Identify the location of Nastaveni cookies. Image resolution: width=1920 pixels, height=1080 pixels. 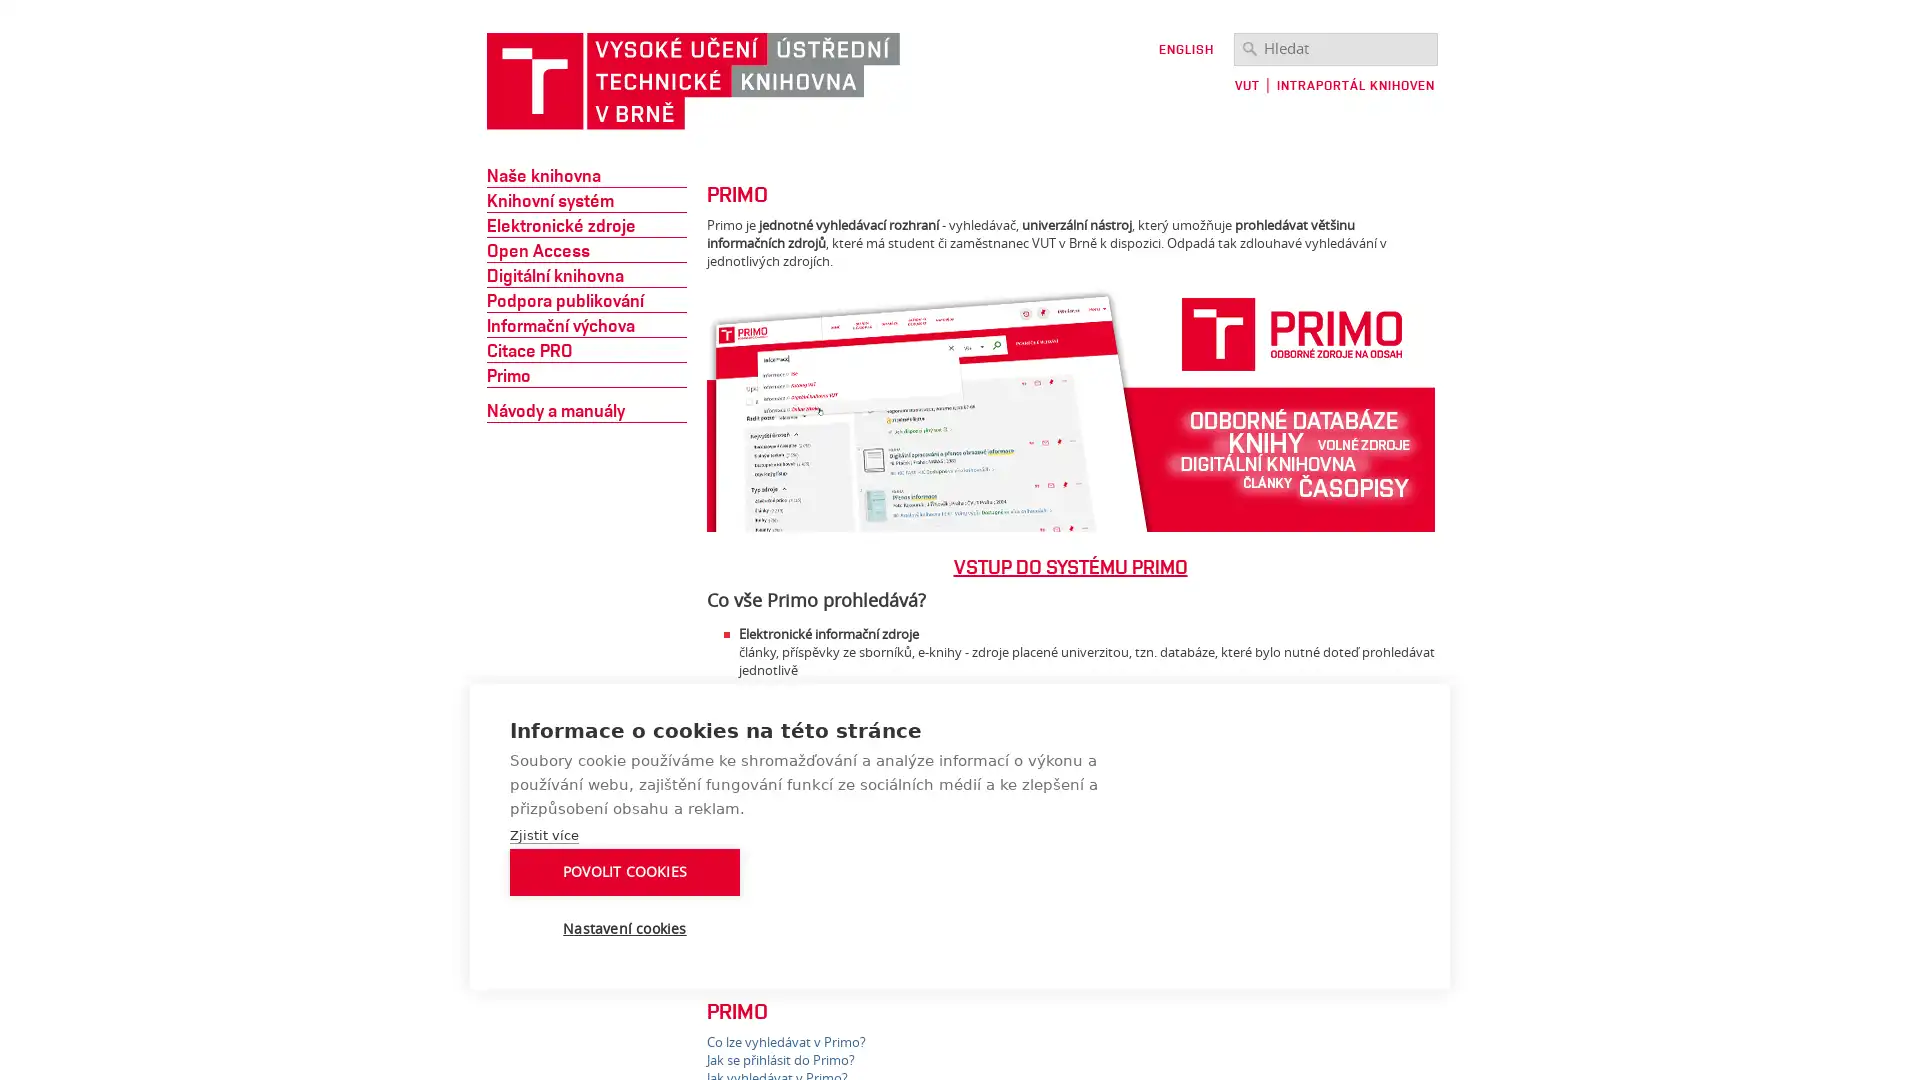
(1291, 905).